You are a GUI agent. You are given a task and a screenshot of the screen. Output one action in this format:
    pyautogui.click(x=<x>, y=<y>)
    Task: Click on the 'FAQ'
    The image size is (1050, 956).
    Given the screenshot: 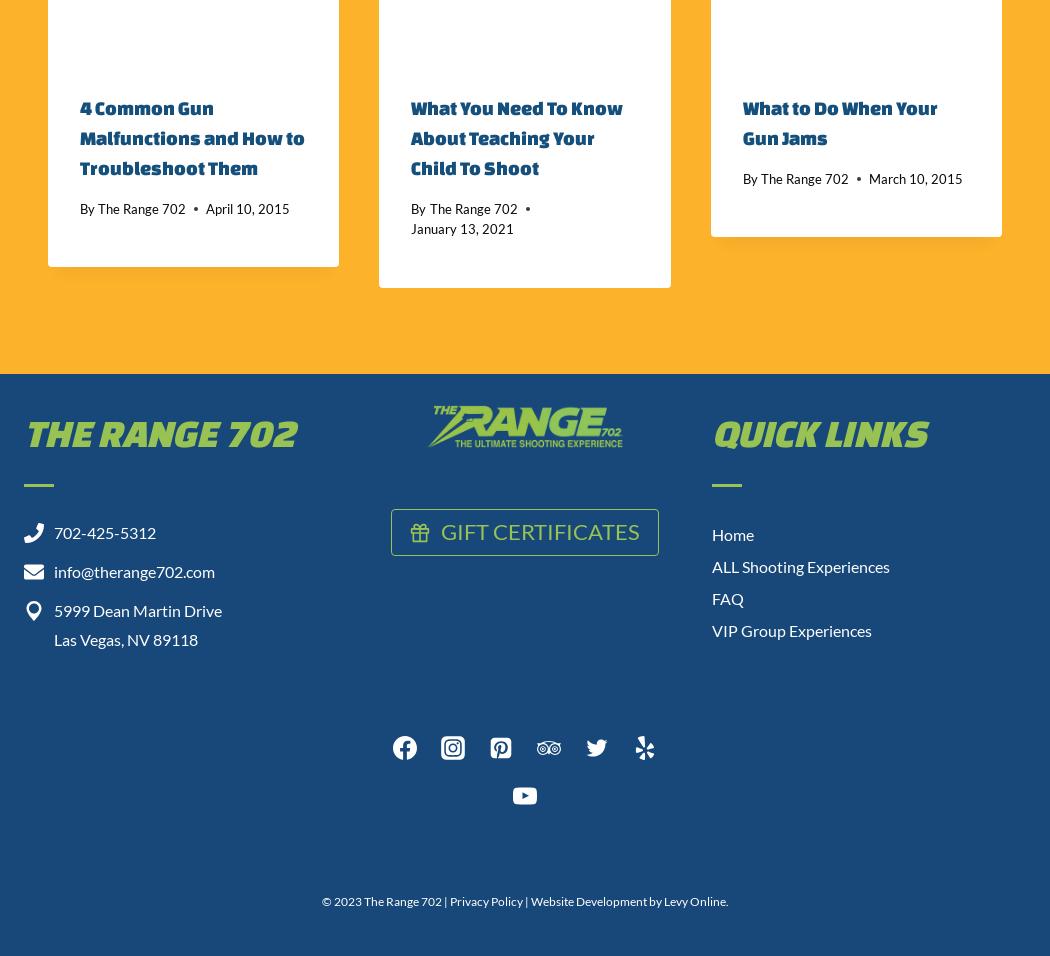 What is the action you would take?
    pyautogui.click(x=726, y=596)
    